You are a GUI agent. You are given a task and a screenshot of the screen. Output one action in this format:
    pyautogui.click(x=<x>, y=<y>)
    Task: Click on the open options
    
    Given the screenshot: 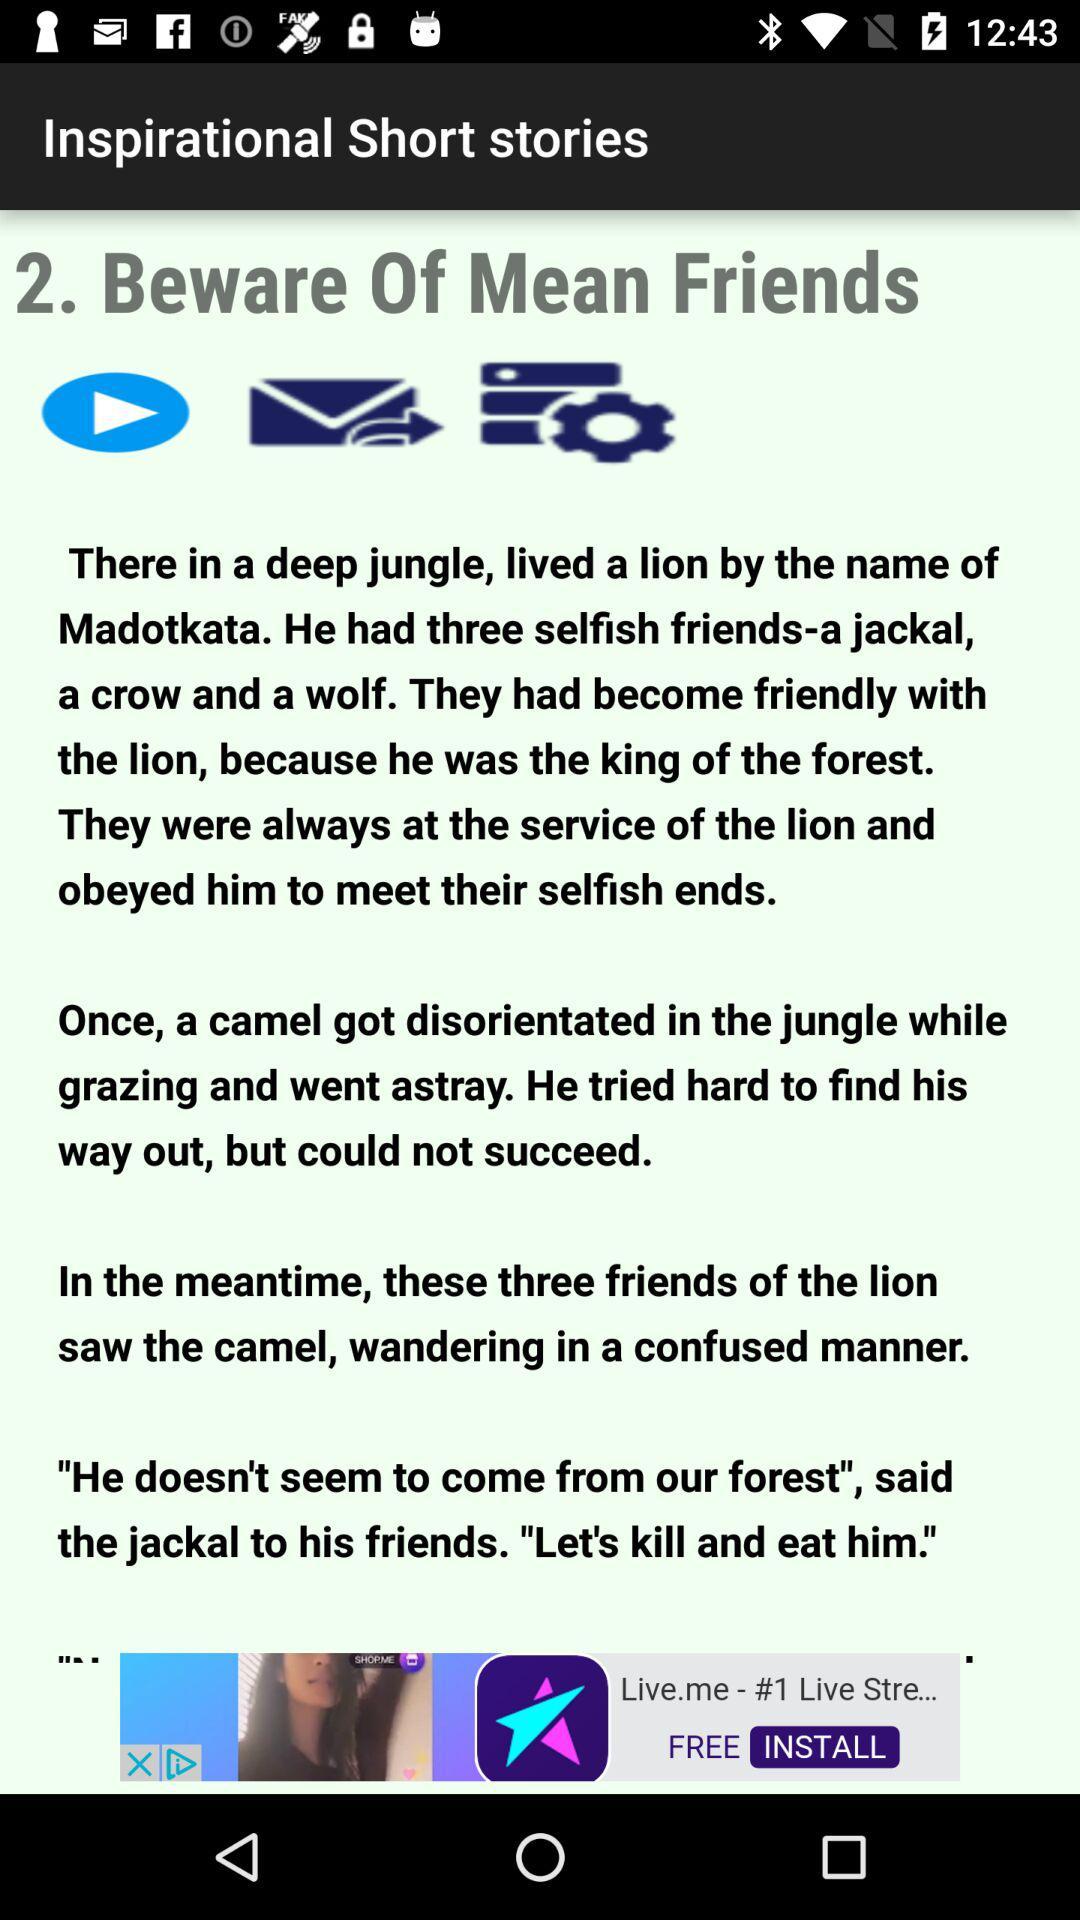 What is the action you would take?
    pyautogui.click(x=577, y=411)
    